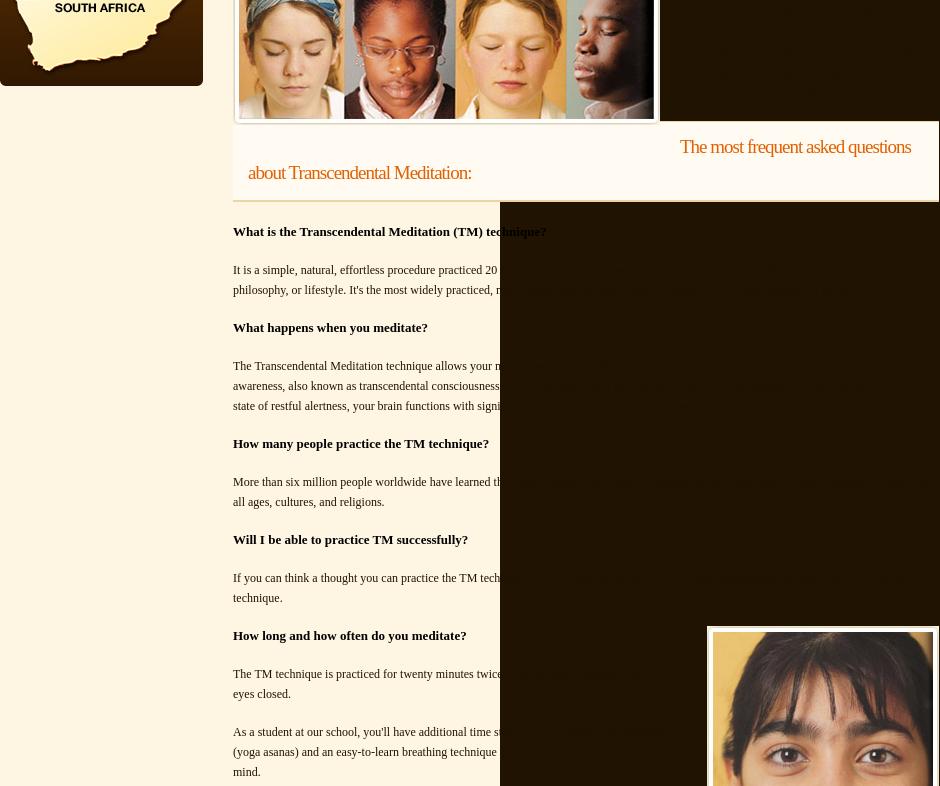  I want to click on 'What happens when you meditate?', so click(330, 327).